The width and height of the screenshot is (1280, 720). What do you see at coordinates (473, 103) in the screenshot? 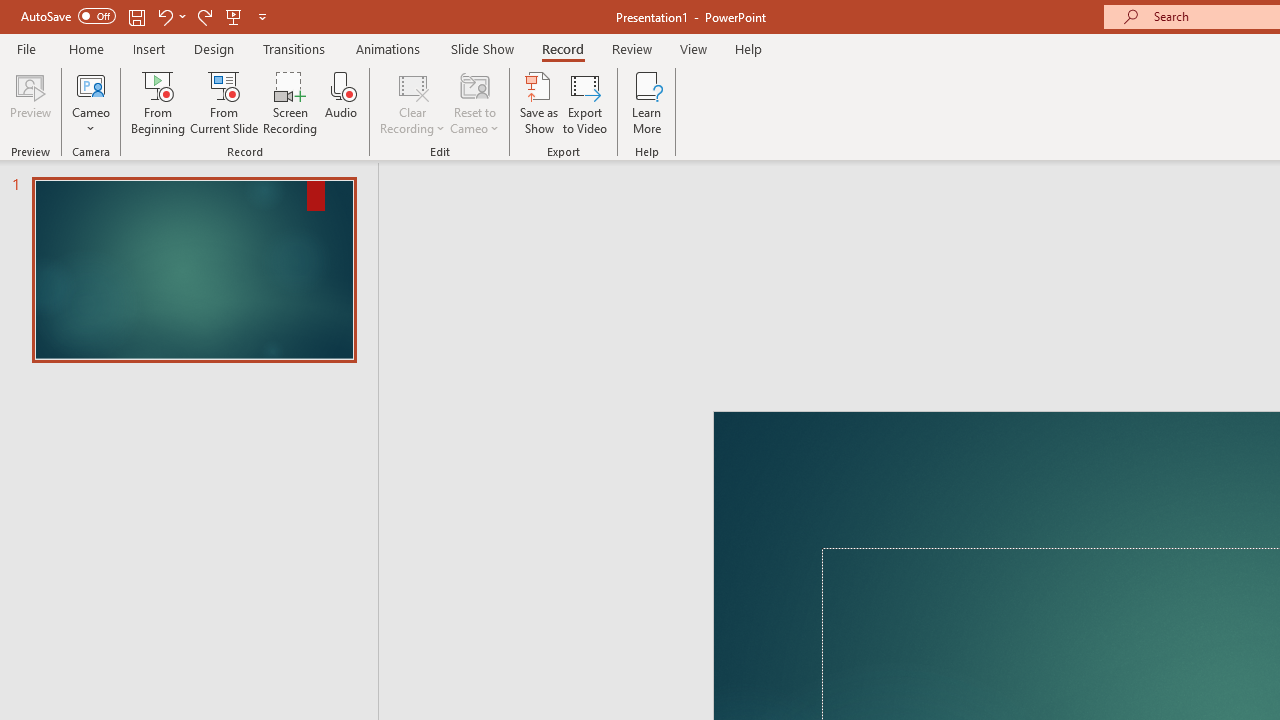
I see `'Reset to Cameo'` at bounding box center [473, 103].